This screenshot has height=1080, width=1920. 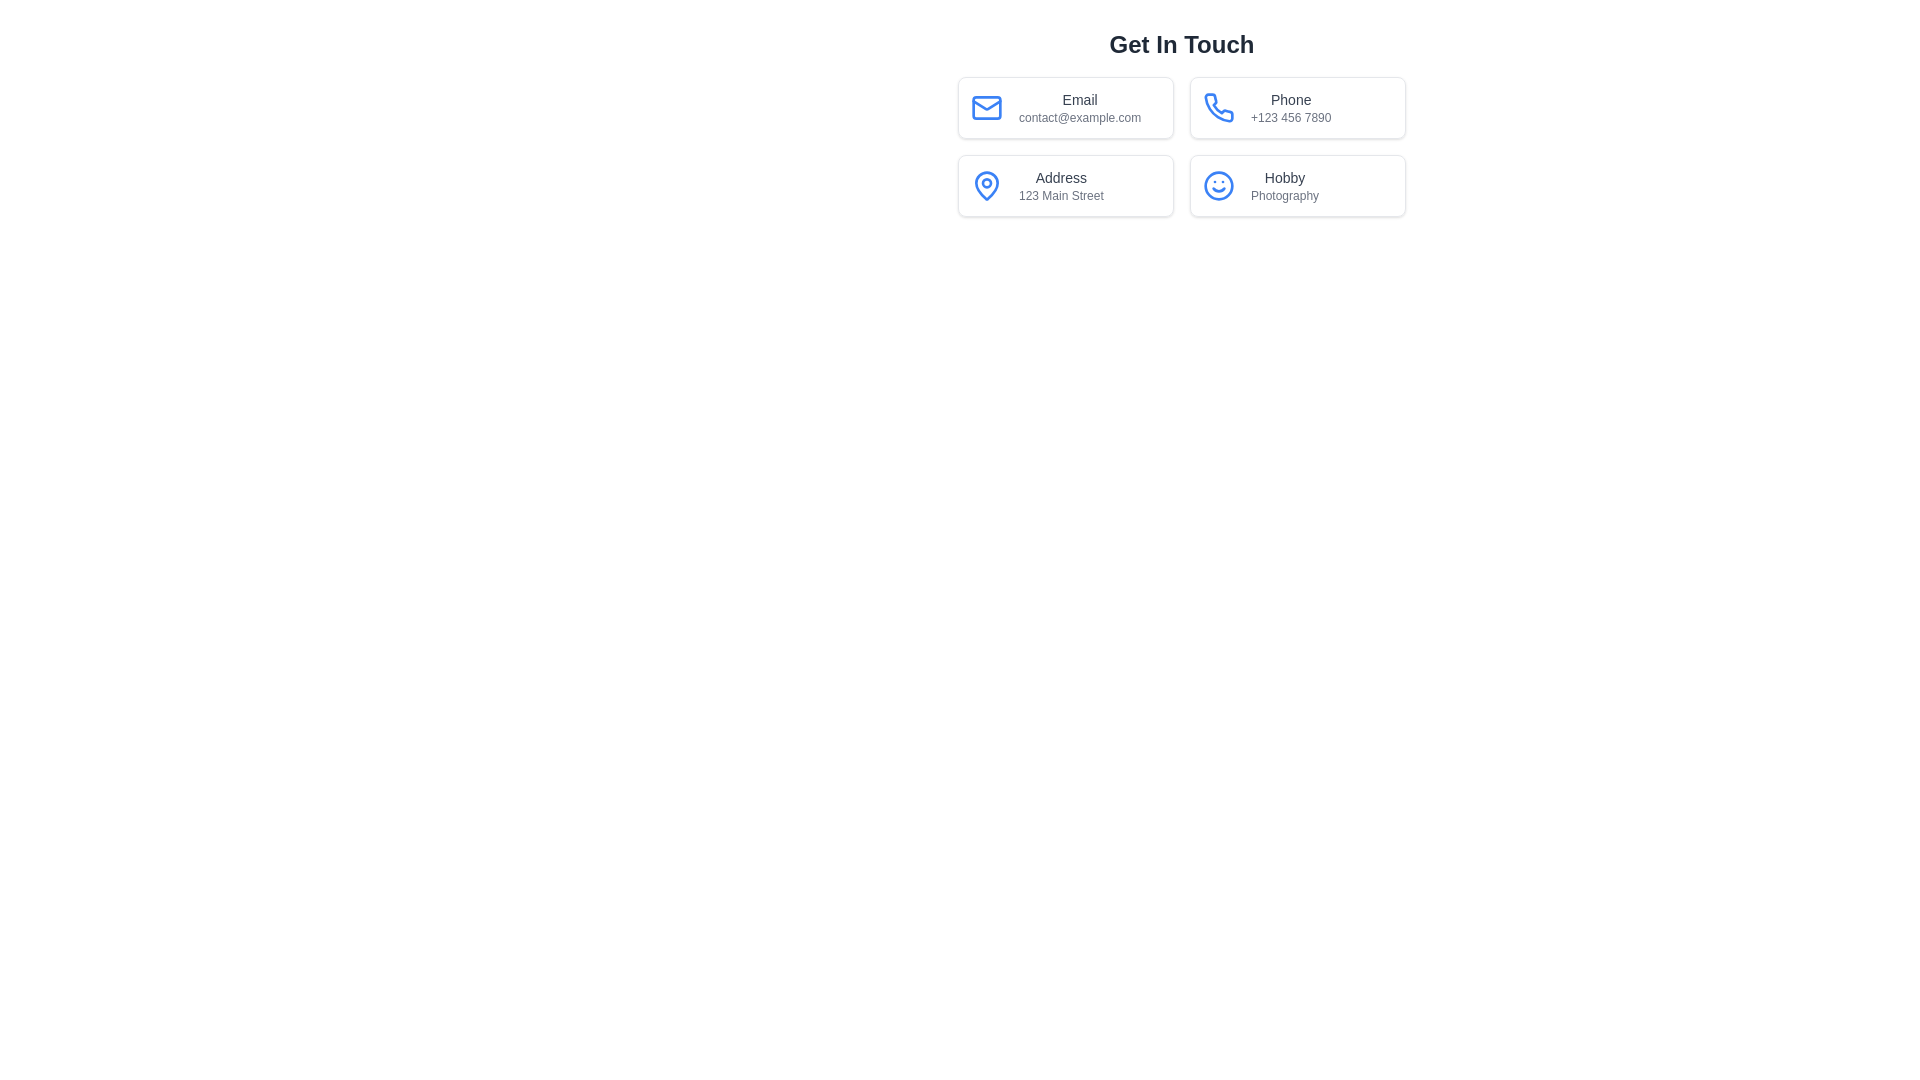 What do you see at coordinates (1079, 118) in the screenshot?
I see `the text label displaying the email address, located in the top-left corner of the grid layout, directly below the 'Email' label` at bounding box center [1079, 118].